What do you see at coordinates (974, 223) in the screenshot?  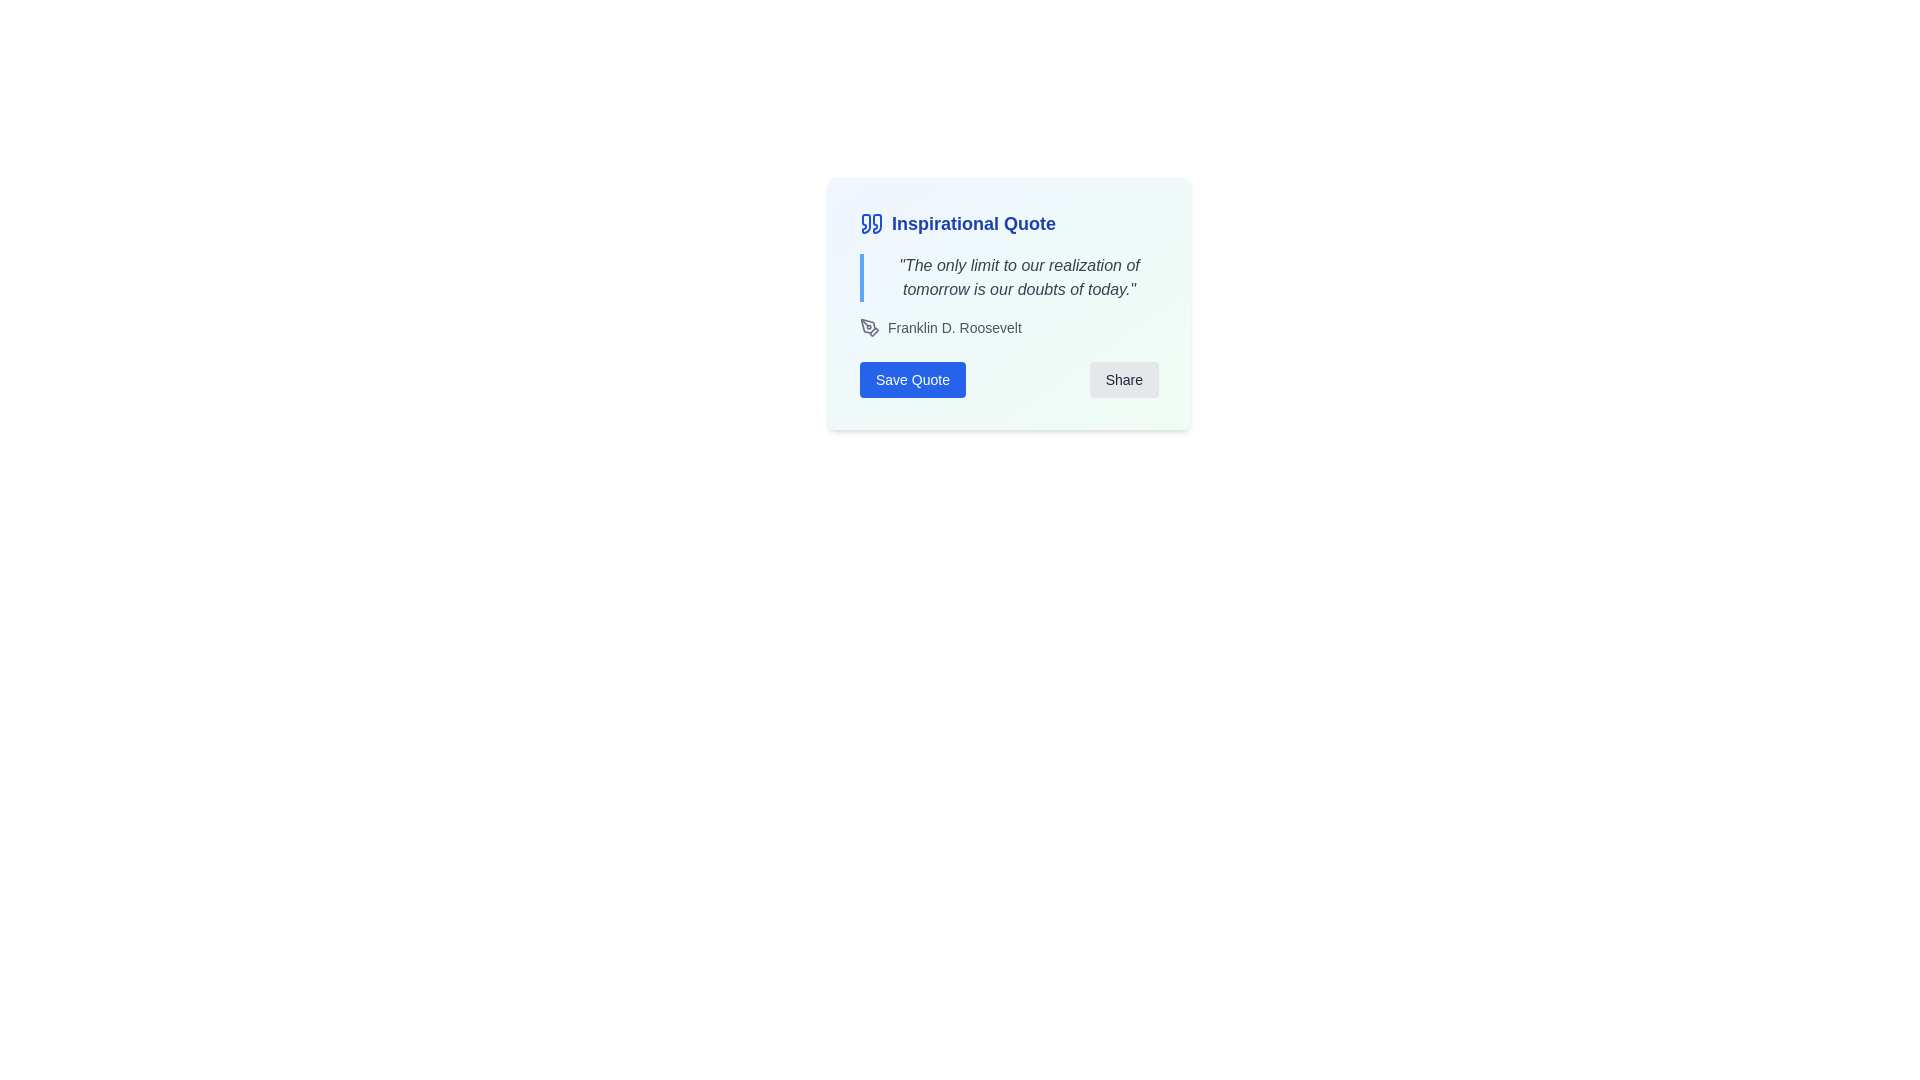 I see `the text label that contains the words 'Inspirational Quote', which is styled with a large bold font in deep blue color` at bounding box center [974, 223].